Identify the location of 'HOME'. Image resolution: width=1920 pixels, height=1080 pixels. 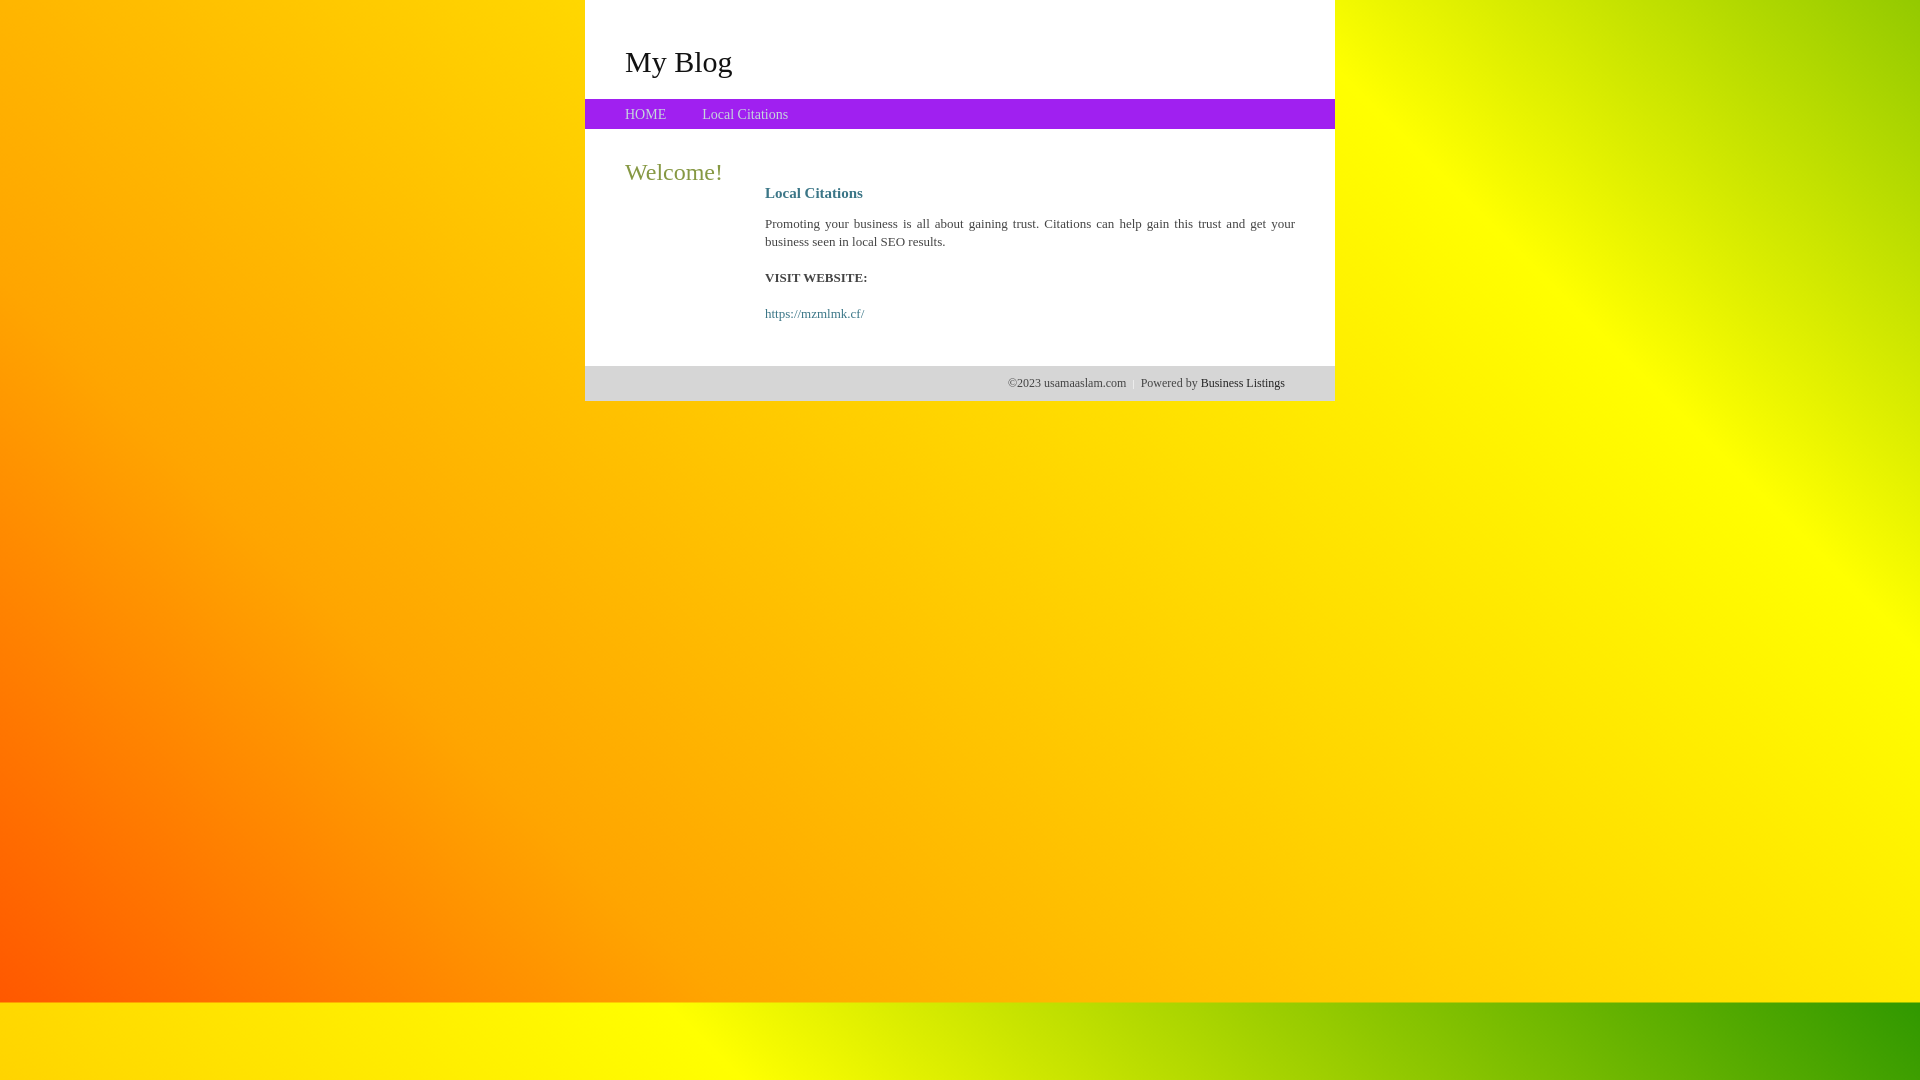
(645, 114).